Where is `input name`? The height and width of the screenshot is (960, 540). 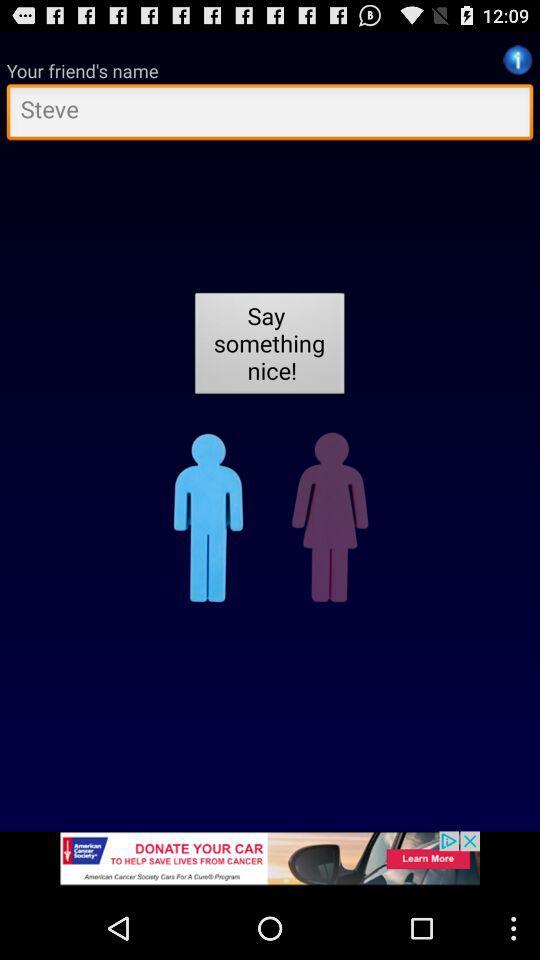 input name is located at coordinates (270, 114).